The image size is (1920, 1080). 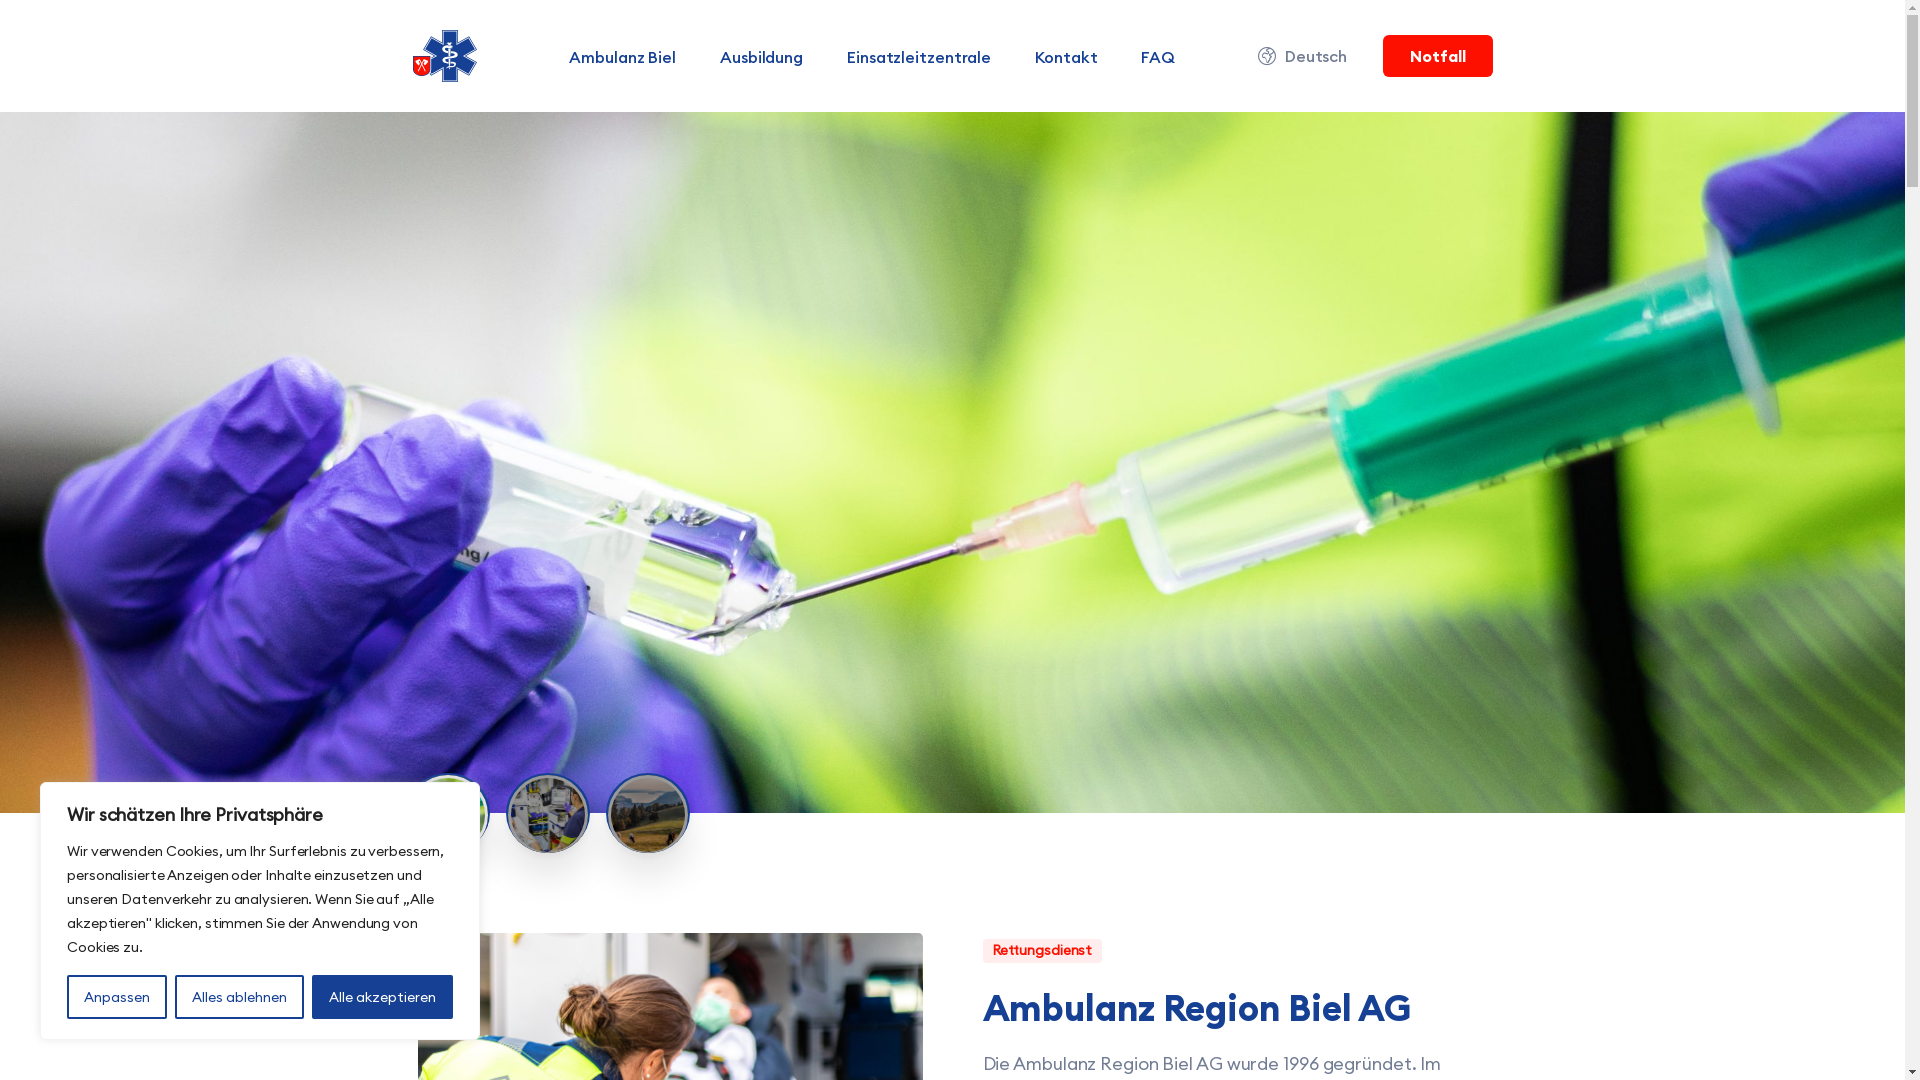 What do you see at coordinates (621, 55) in the screenshot?
I see `'Ambulanz Biel'` at bounding box center [621, 55].